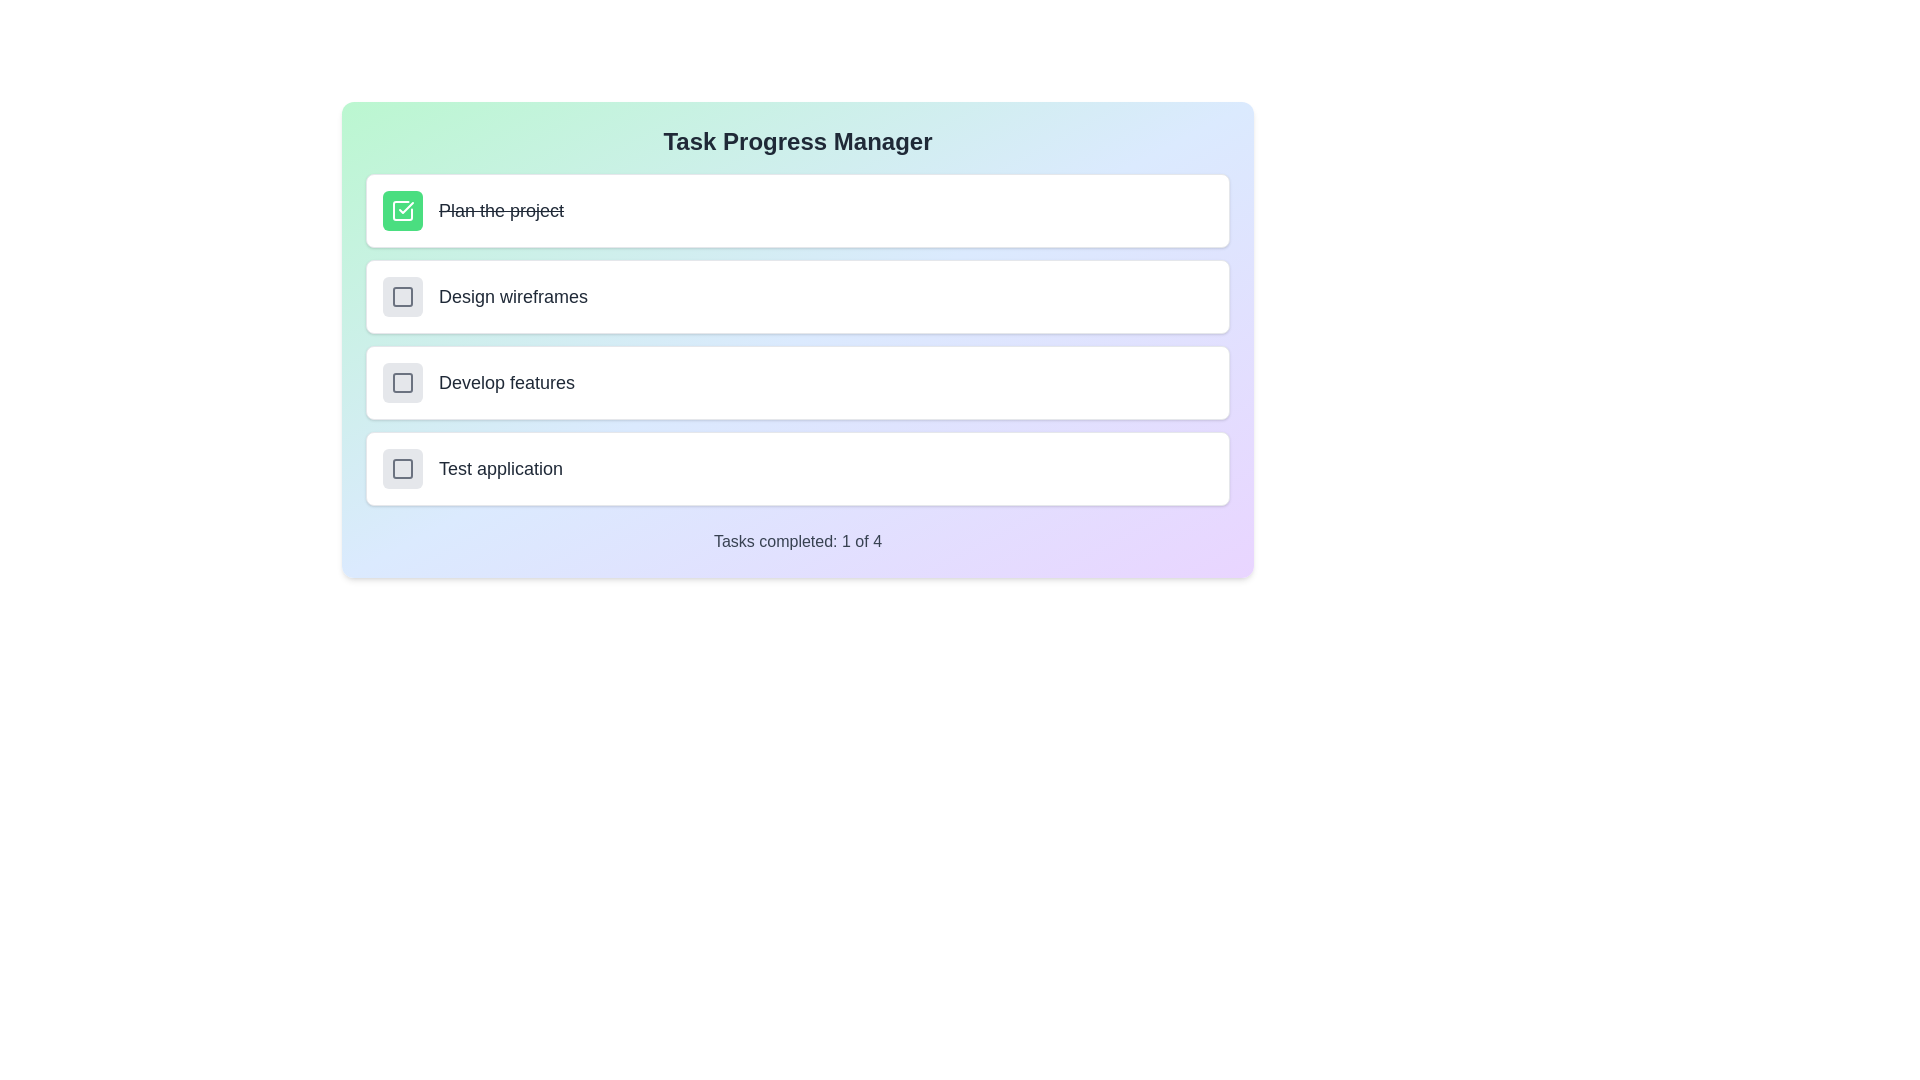 The width and height of the screenshot is (1920, 1080). What do you see at coordinates (796, 338) in the screenshot?
I see `an individual task within the task items list, which is centrally located below the 'Task Progress Manager' heading and above the 'Tasks completed: 1 of 4' status text` at bounding box center [796, 338].